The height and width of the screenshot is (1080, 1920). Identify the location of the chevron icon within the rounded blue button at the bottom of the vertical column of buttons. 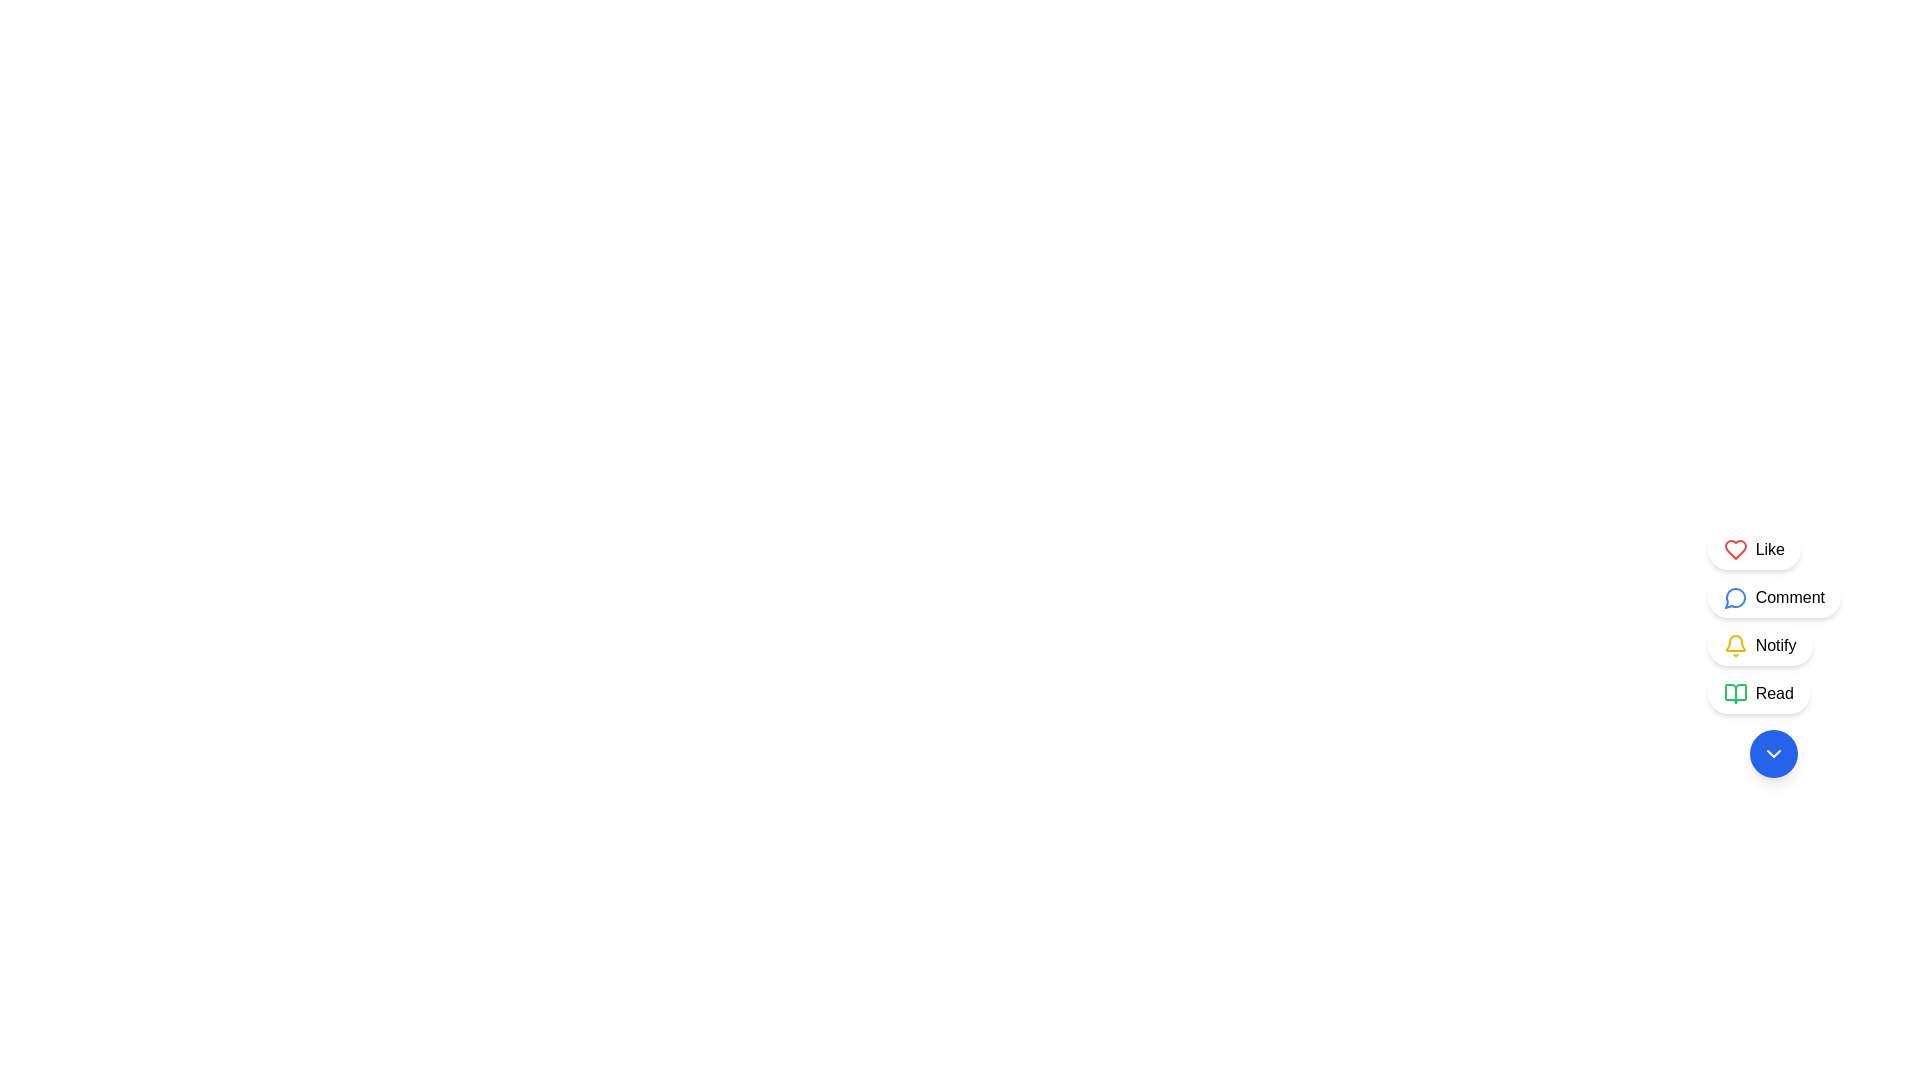
(1774, 753).